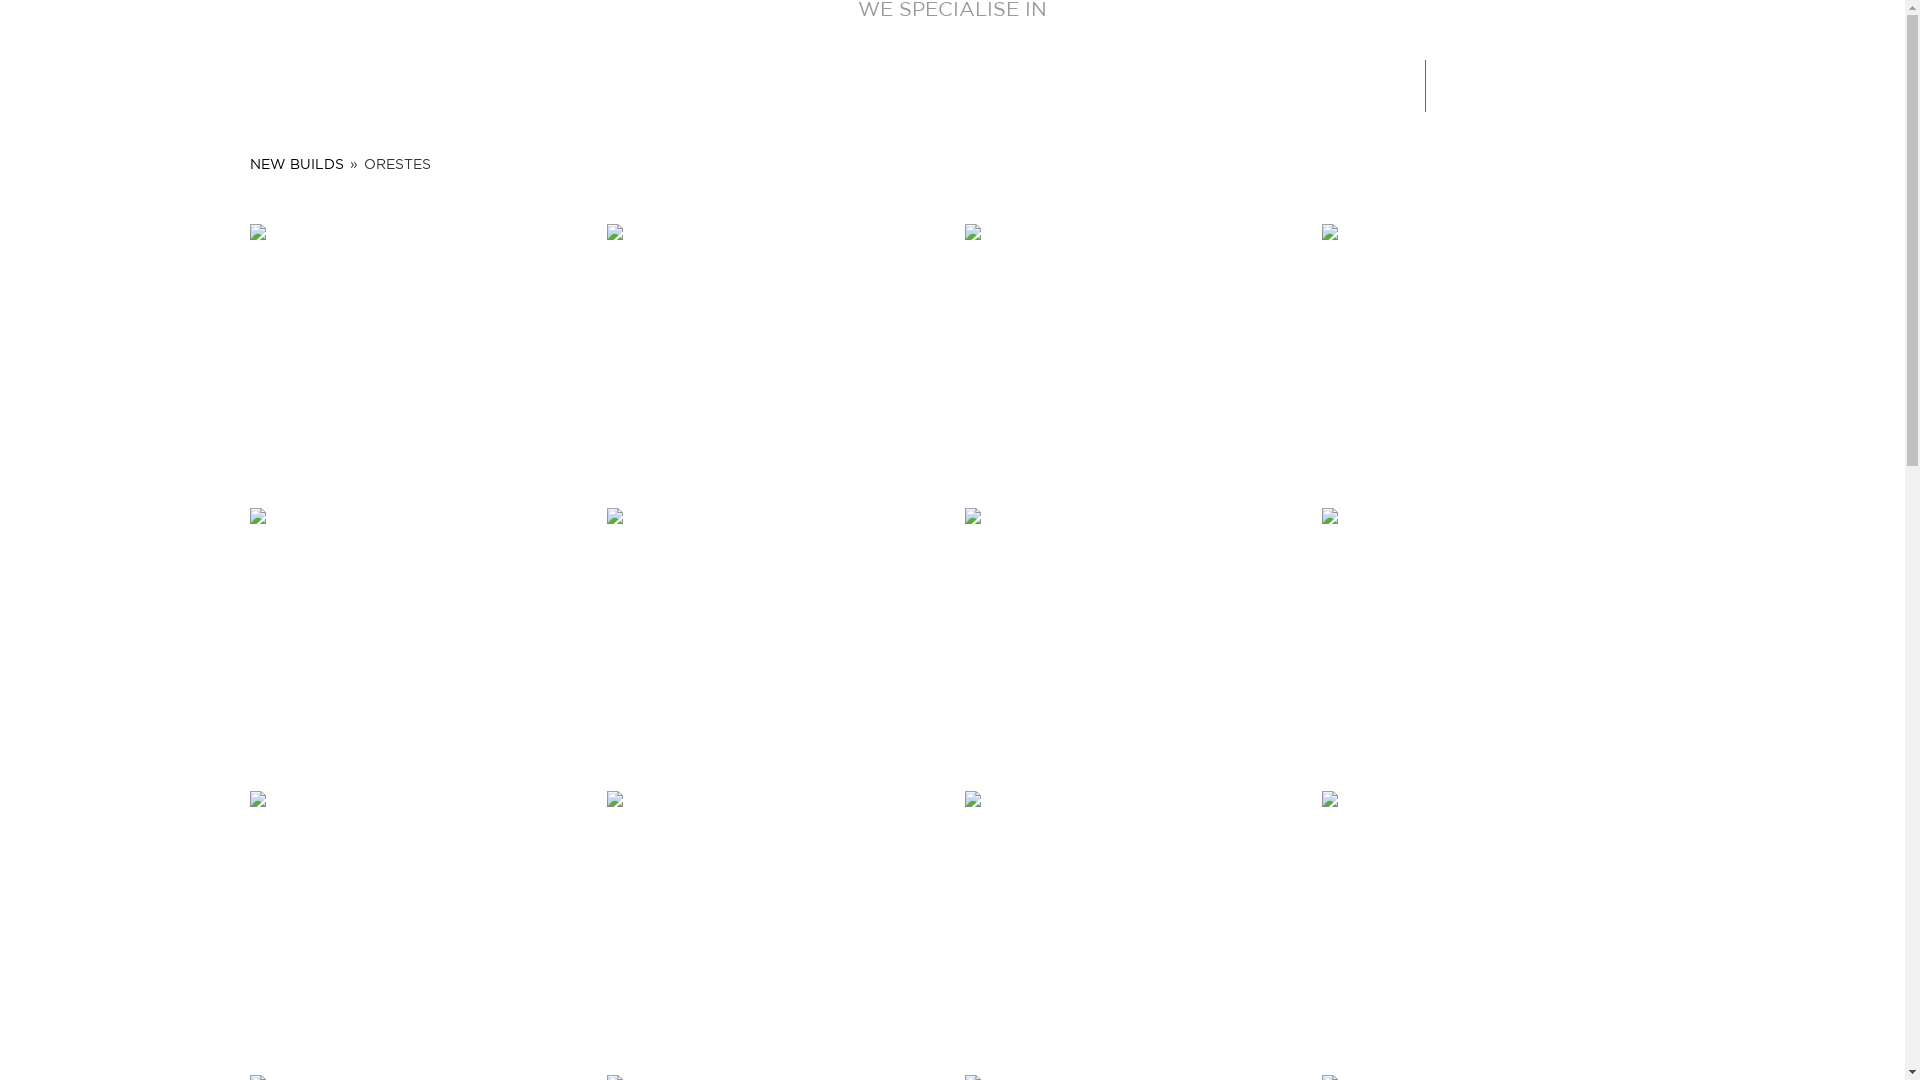 The image size is (1920, 1080). I want to click on 'Orestes', so click(1488, 637).